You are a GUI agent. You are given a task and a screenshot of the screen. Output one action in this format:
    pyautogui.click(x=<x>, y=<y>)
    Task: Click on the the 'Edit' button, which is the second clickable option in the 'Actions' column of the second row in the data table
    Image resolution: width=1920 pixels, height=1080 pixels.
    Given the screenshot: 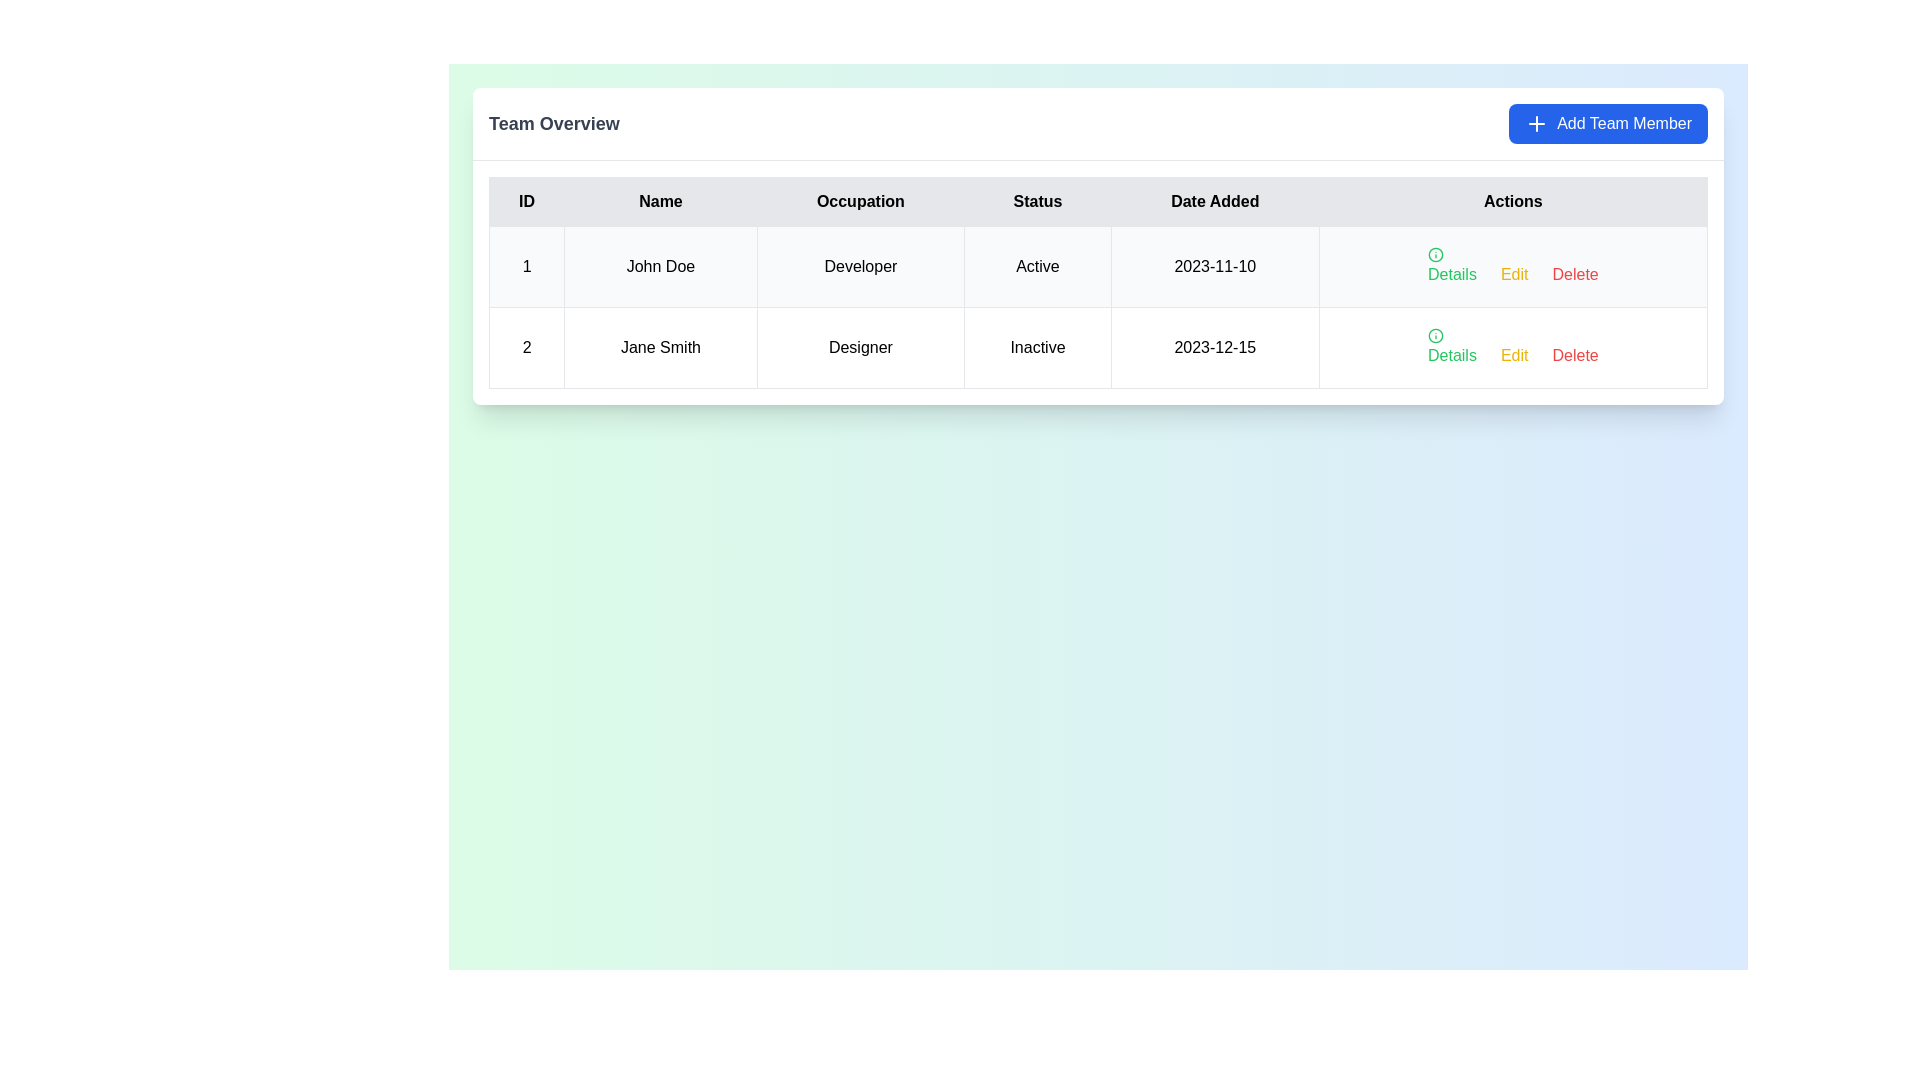 What is the action you would take?
    pyautogui.click(x=1514, y=354)
    